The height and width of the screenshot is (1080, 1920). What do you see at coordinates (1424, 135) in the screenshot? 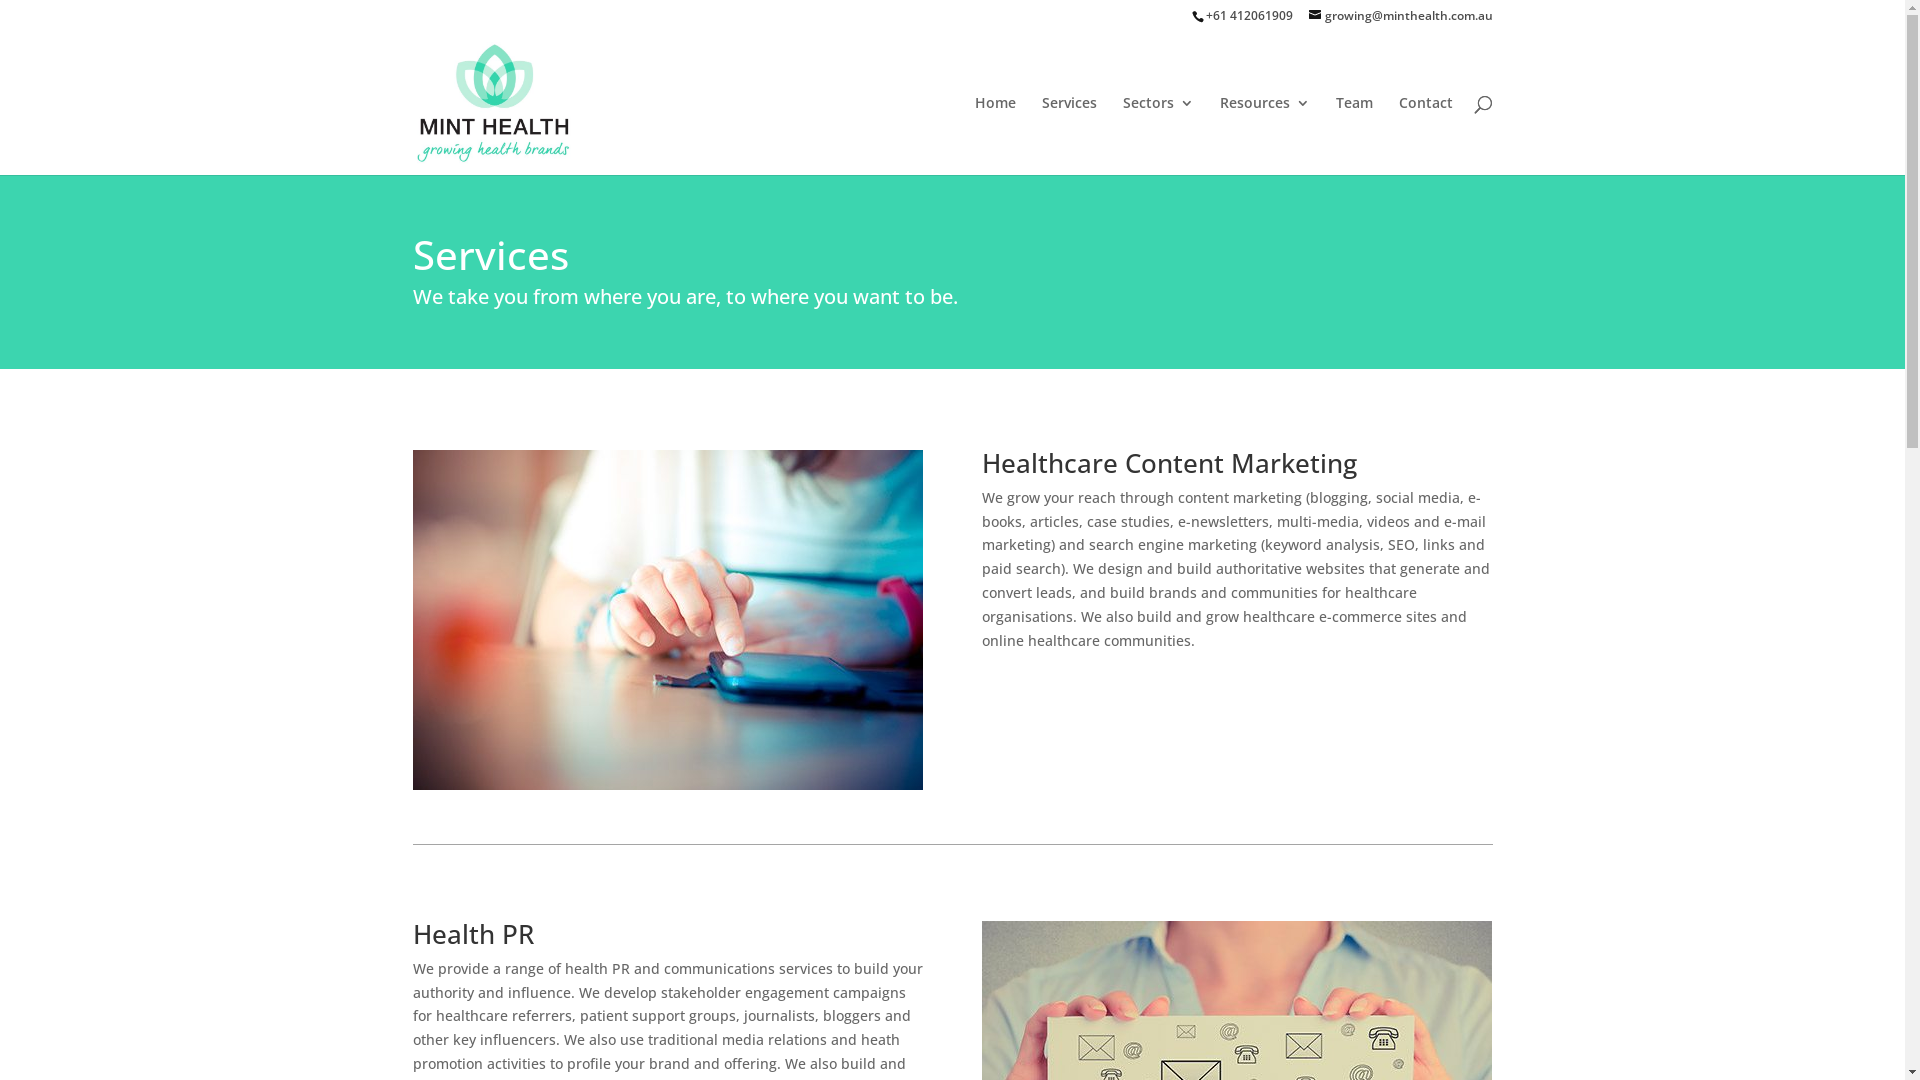
I see `'Contact'` at bounding box center [1424, 135].